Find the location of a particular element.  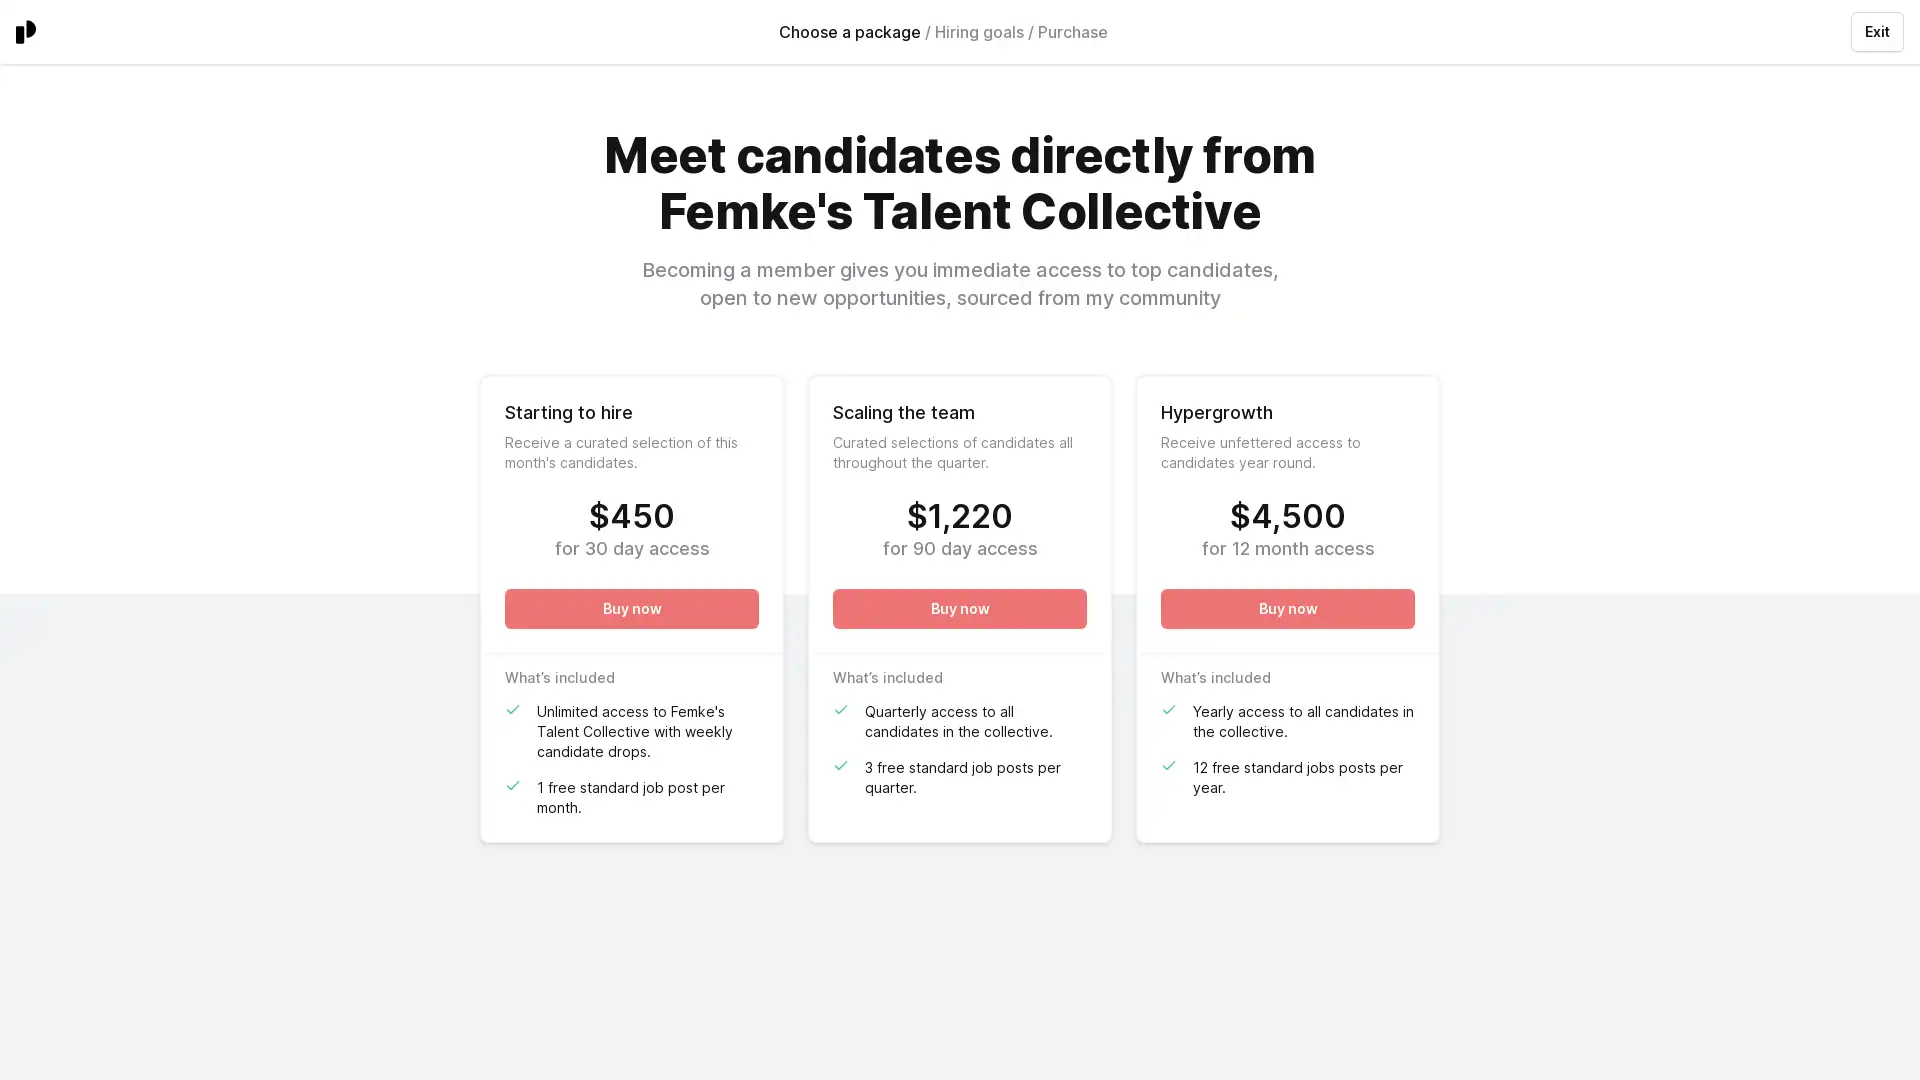

Exit is located at coordinates (1876, 31).